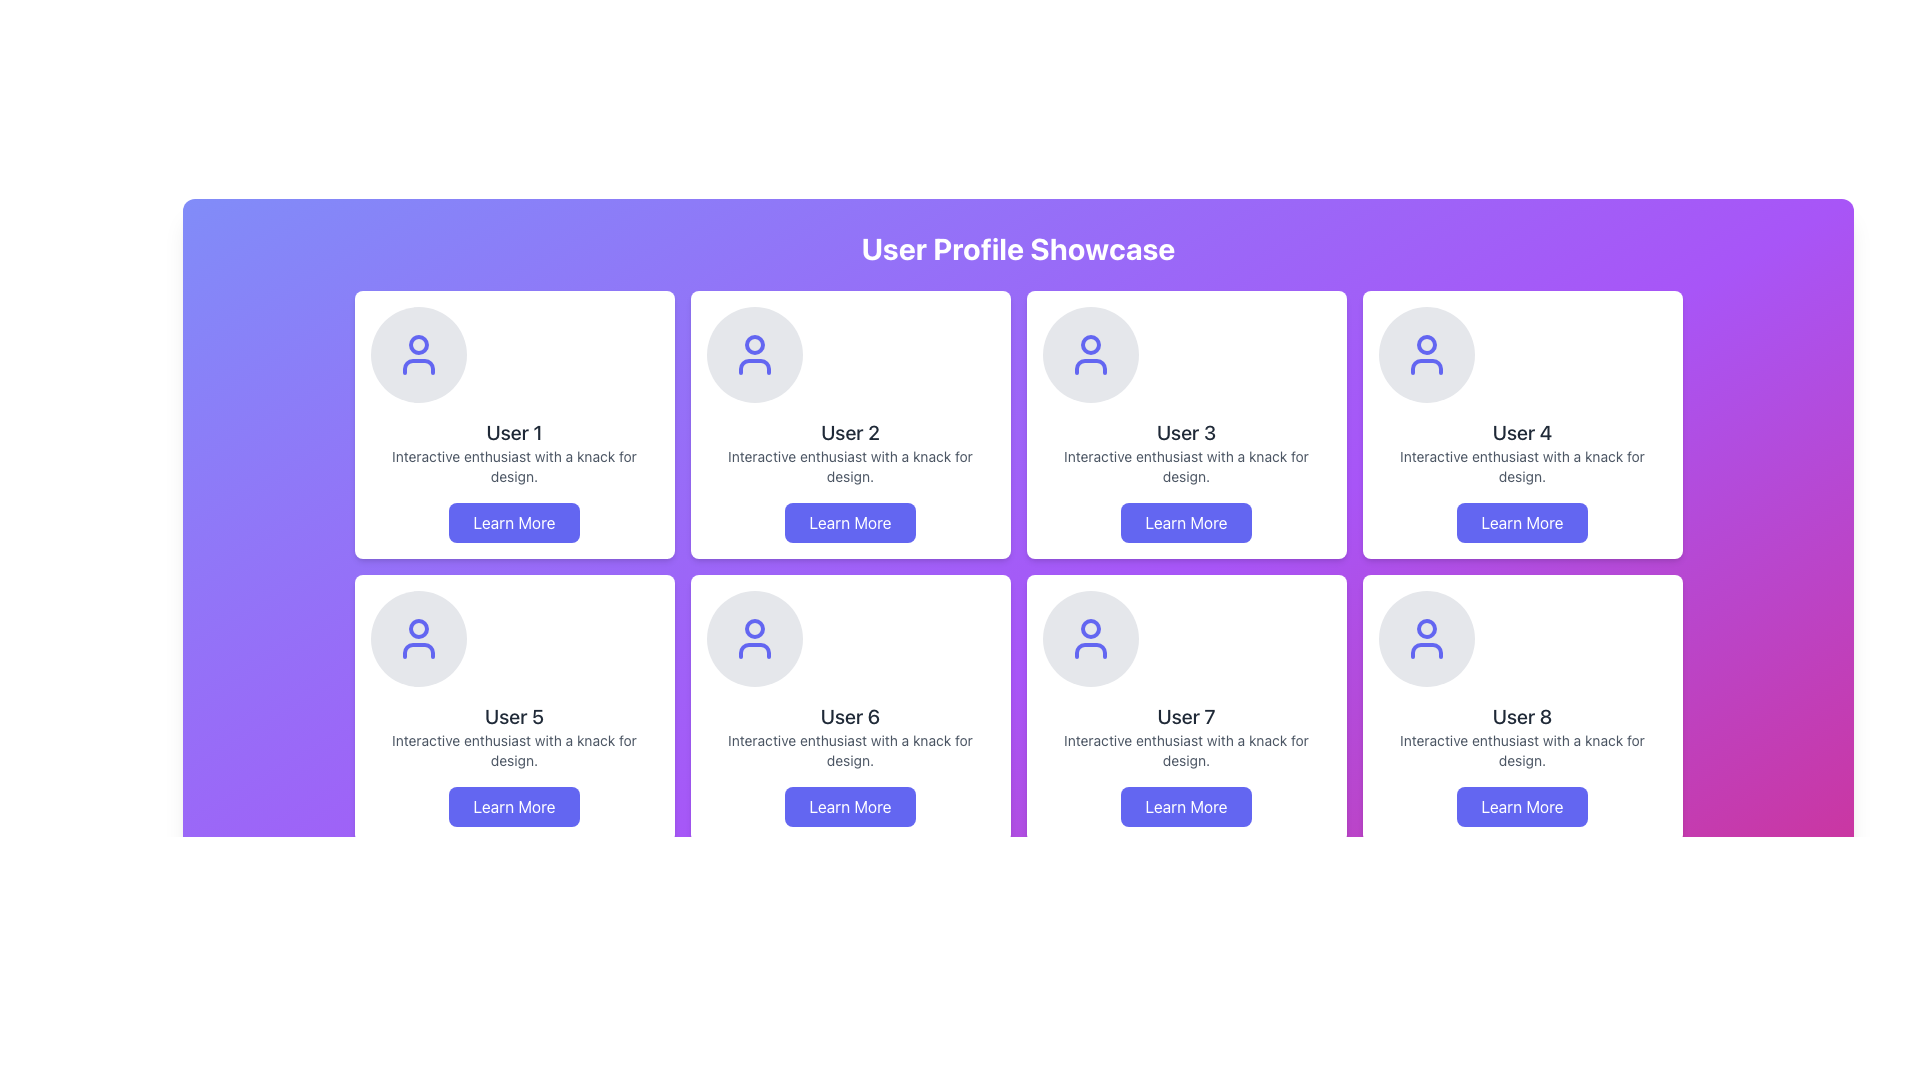 This screenshot has width=1920, height=1080. I want to click on the SVG circle that represents the head of the user icon within the card labeled 'User 5' in the second row of the grid, so click(417, 627).